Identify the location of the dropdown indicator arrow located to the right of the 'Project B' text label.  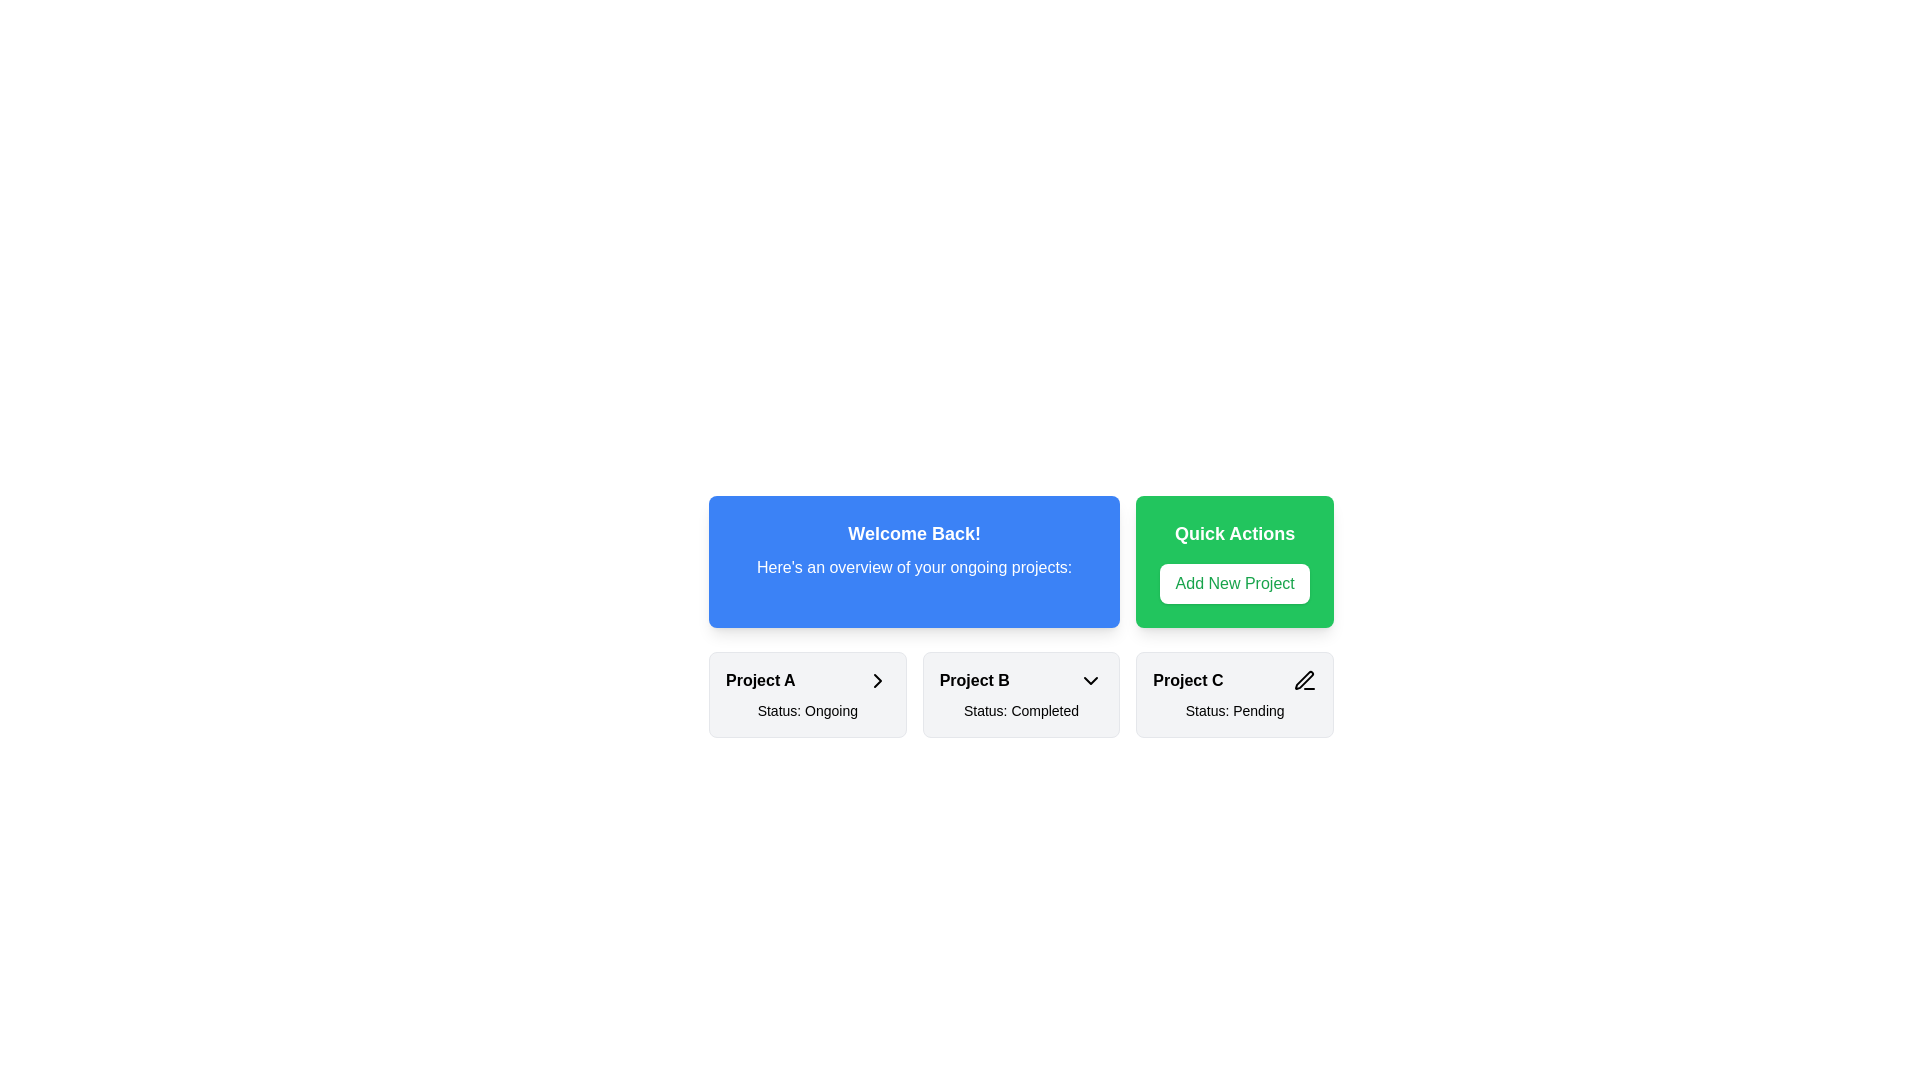
(1089, 680).